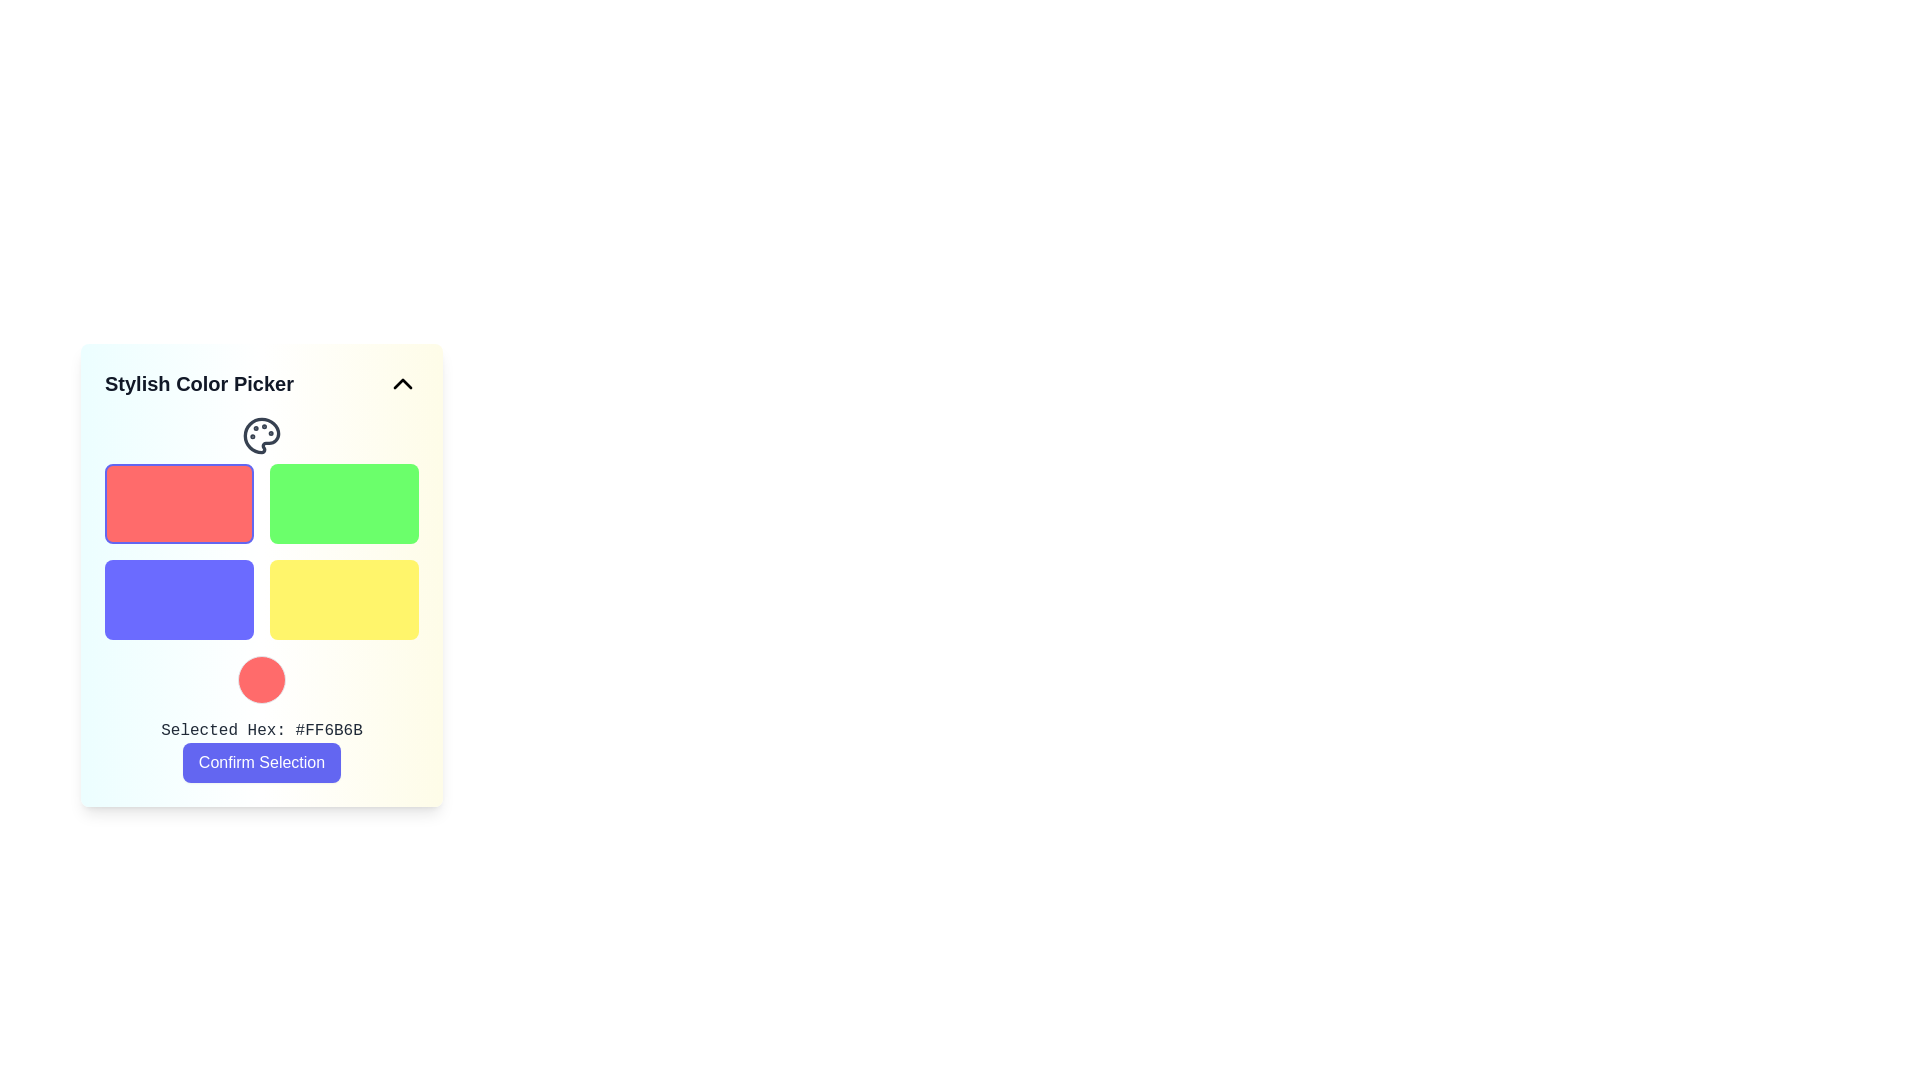  What do you see at coordinates (344, 599) in the screenshot?
I see `the interactive color option button located in the bottom-right corner of the color picker grid to trigger animations or effects` at bounding box center [344, 599].